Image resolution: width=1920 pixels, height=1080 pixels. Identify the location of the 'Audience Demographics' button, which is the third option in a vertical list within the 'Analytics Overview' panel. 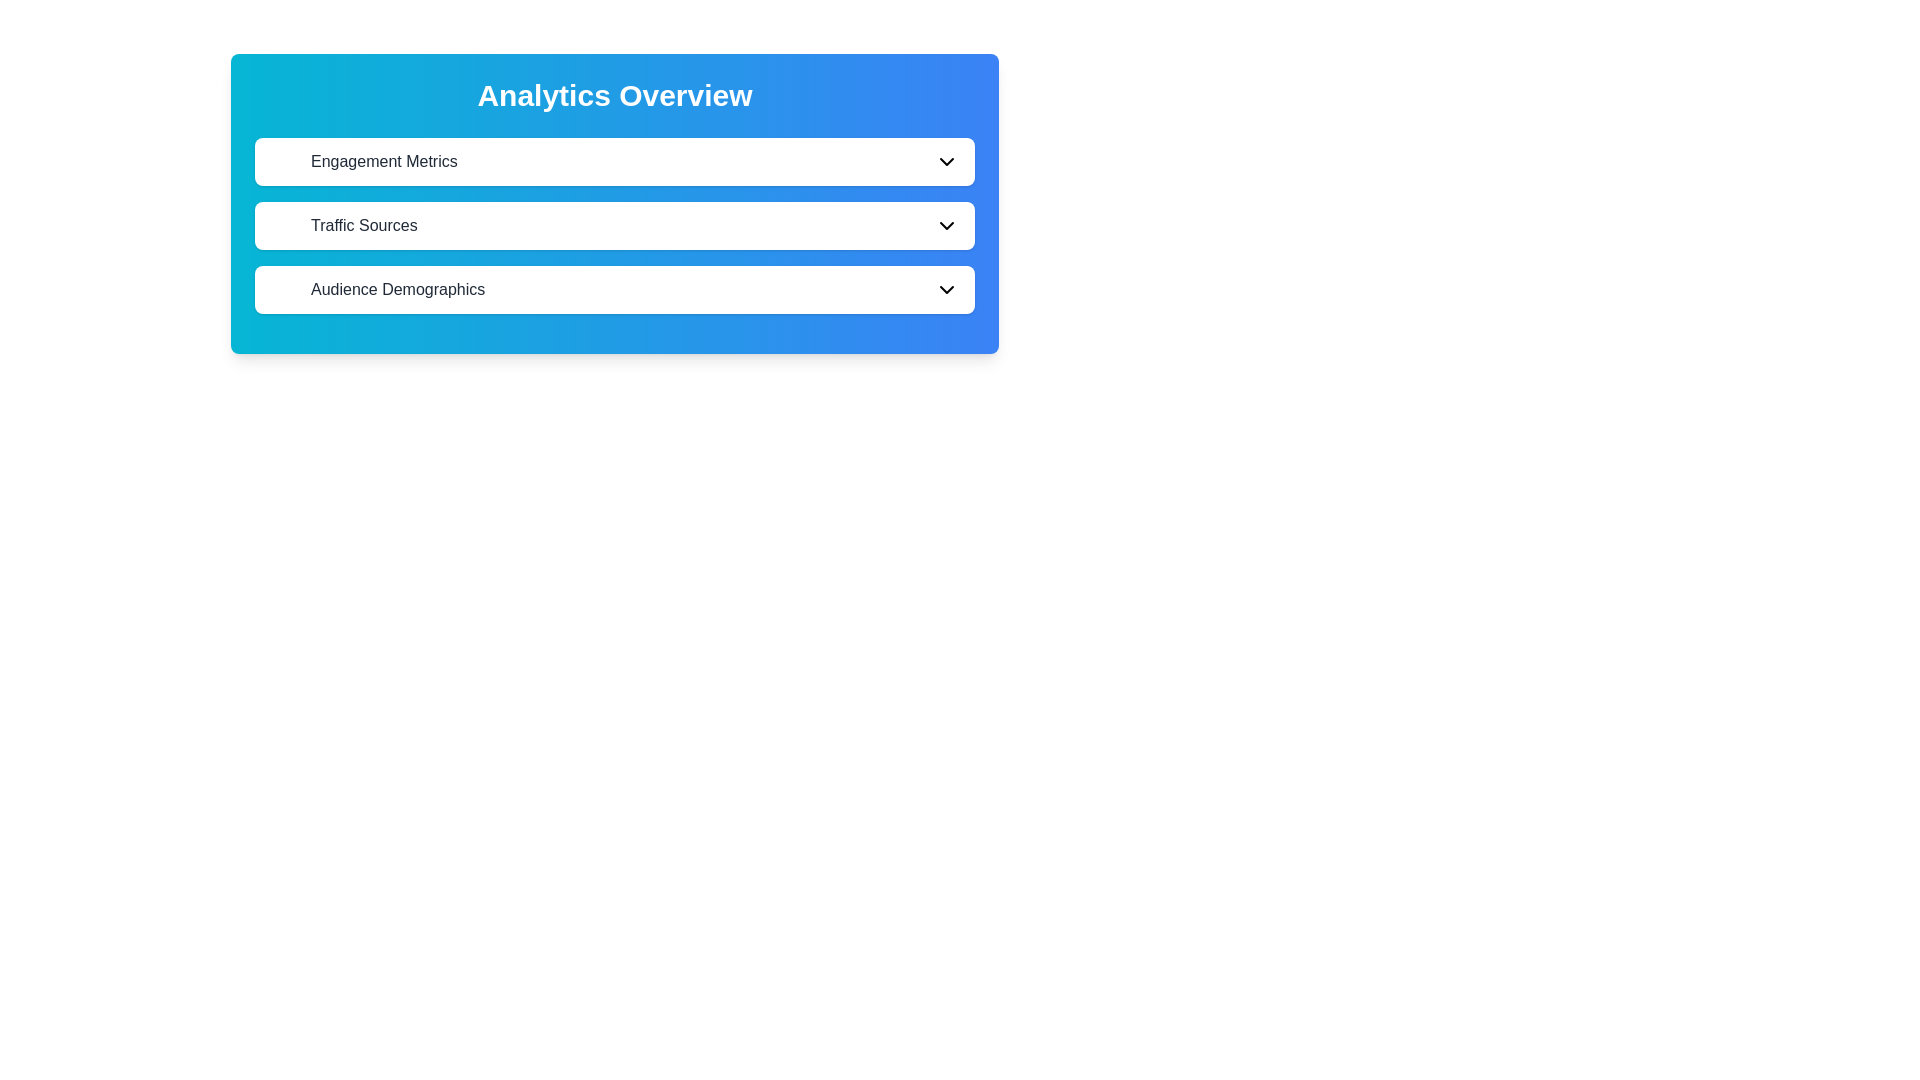
(613, 289).